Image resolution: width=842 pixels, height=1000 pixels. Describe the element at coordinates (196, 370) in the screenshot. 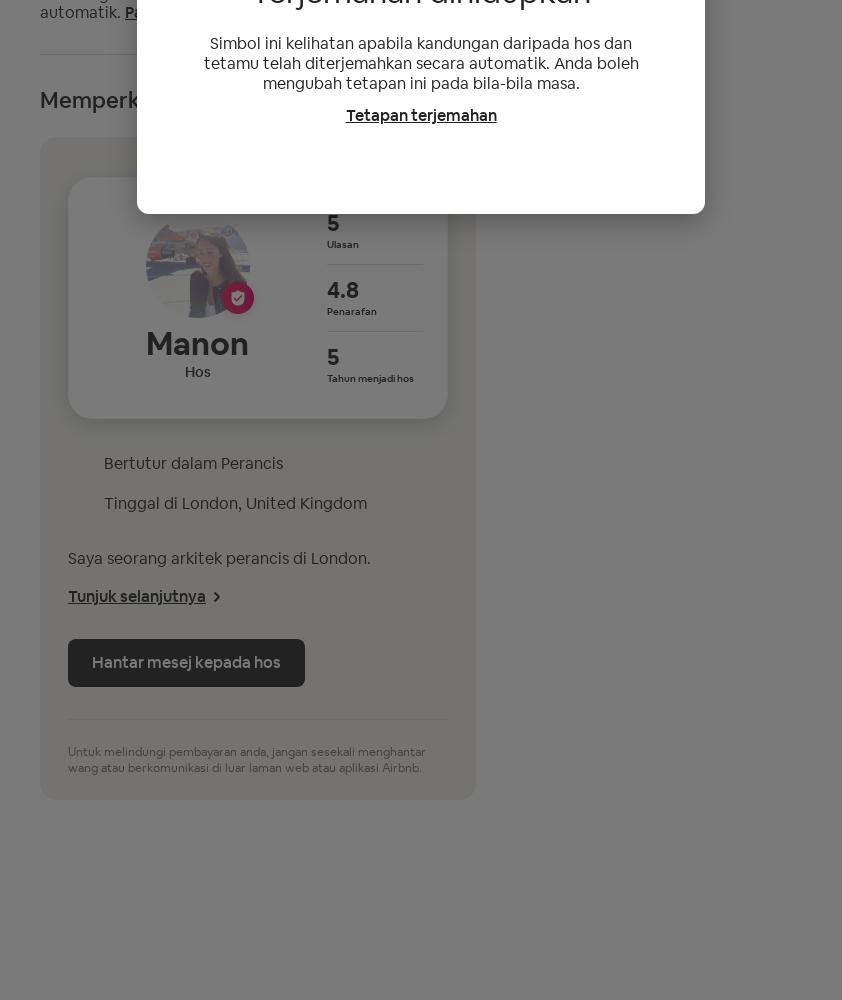

I see `'Hos'` at that location.